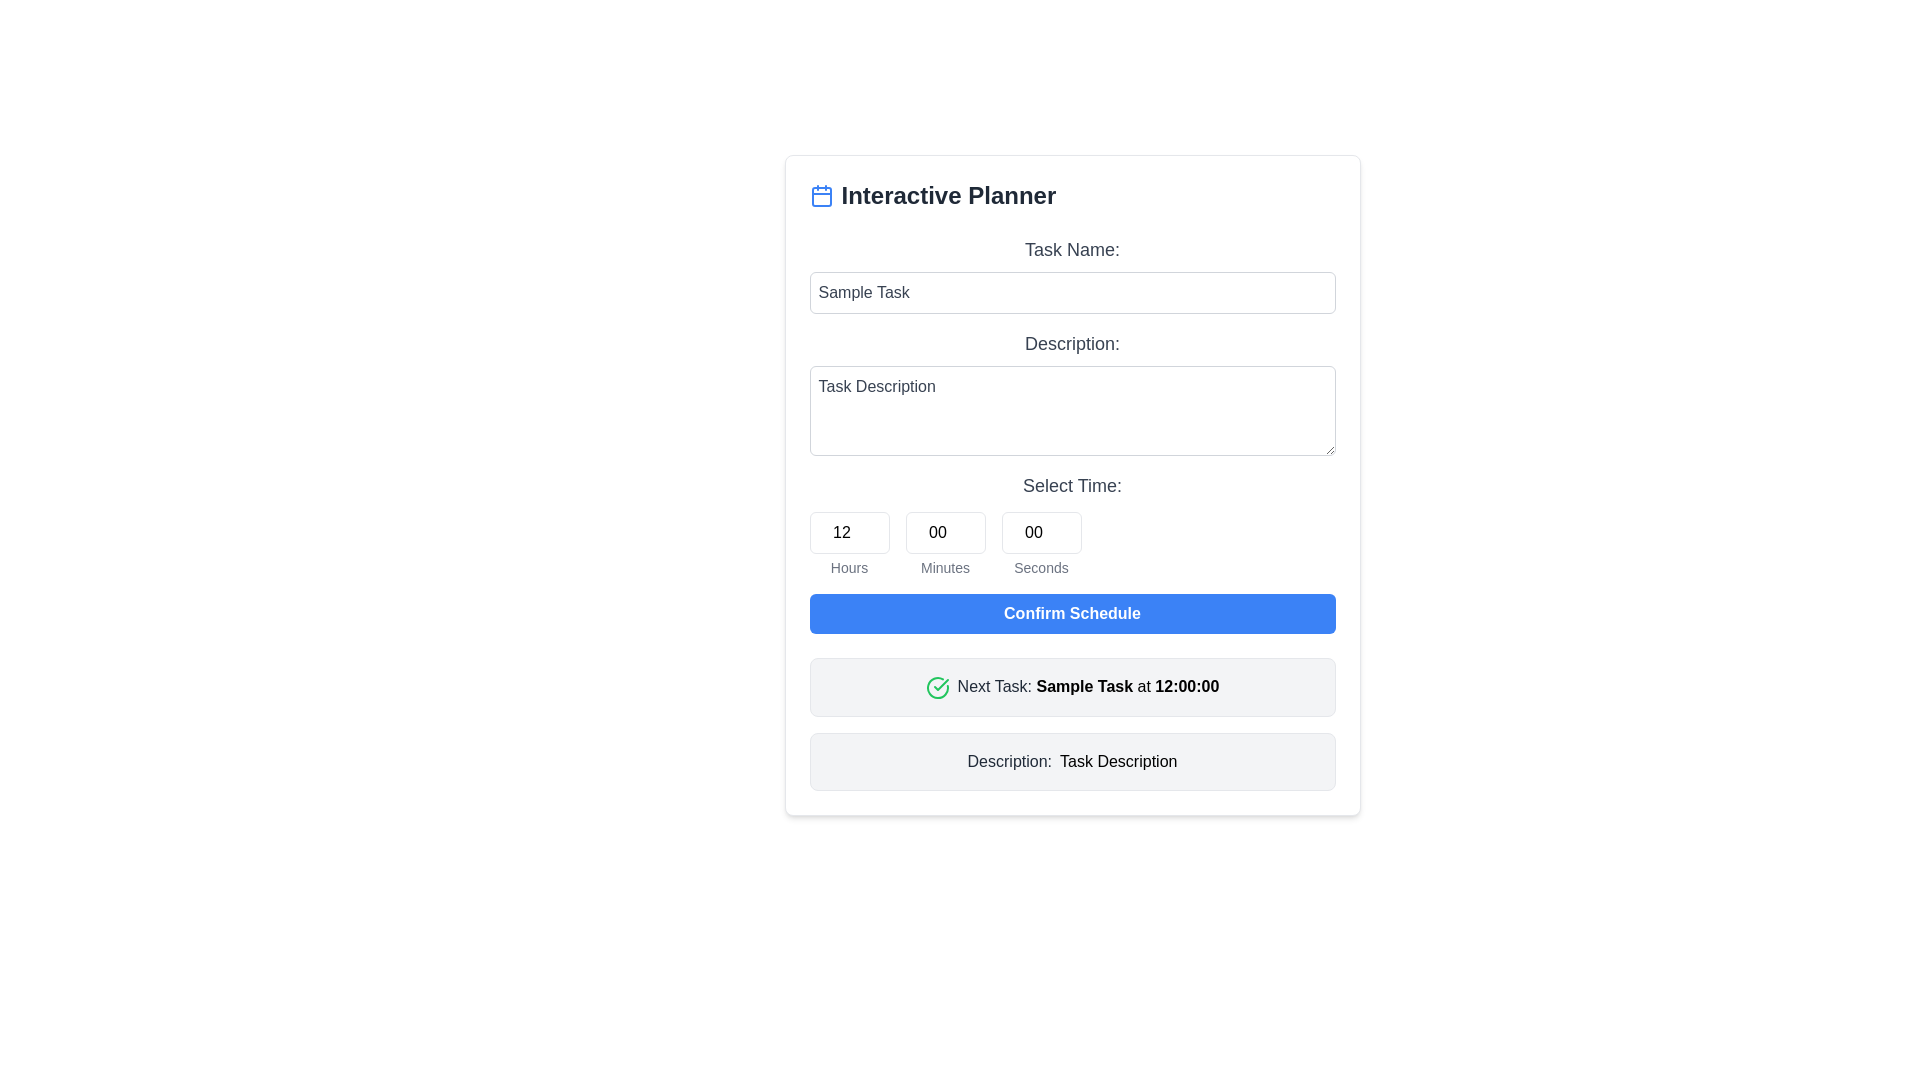  What do you see at coordinates (1071, 293) in the screenshot?
I see `the 'Task Name:' input field to focus and start typing, which is the first input field in the form interface` at bounding box center [1071, 293].